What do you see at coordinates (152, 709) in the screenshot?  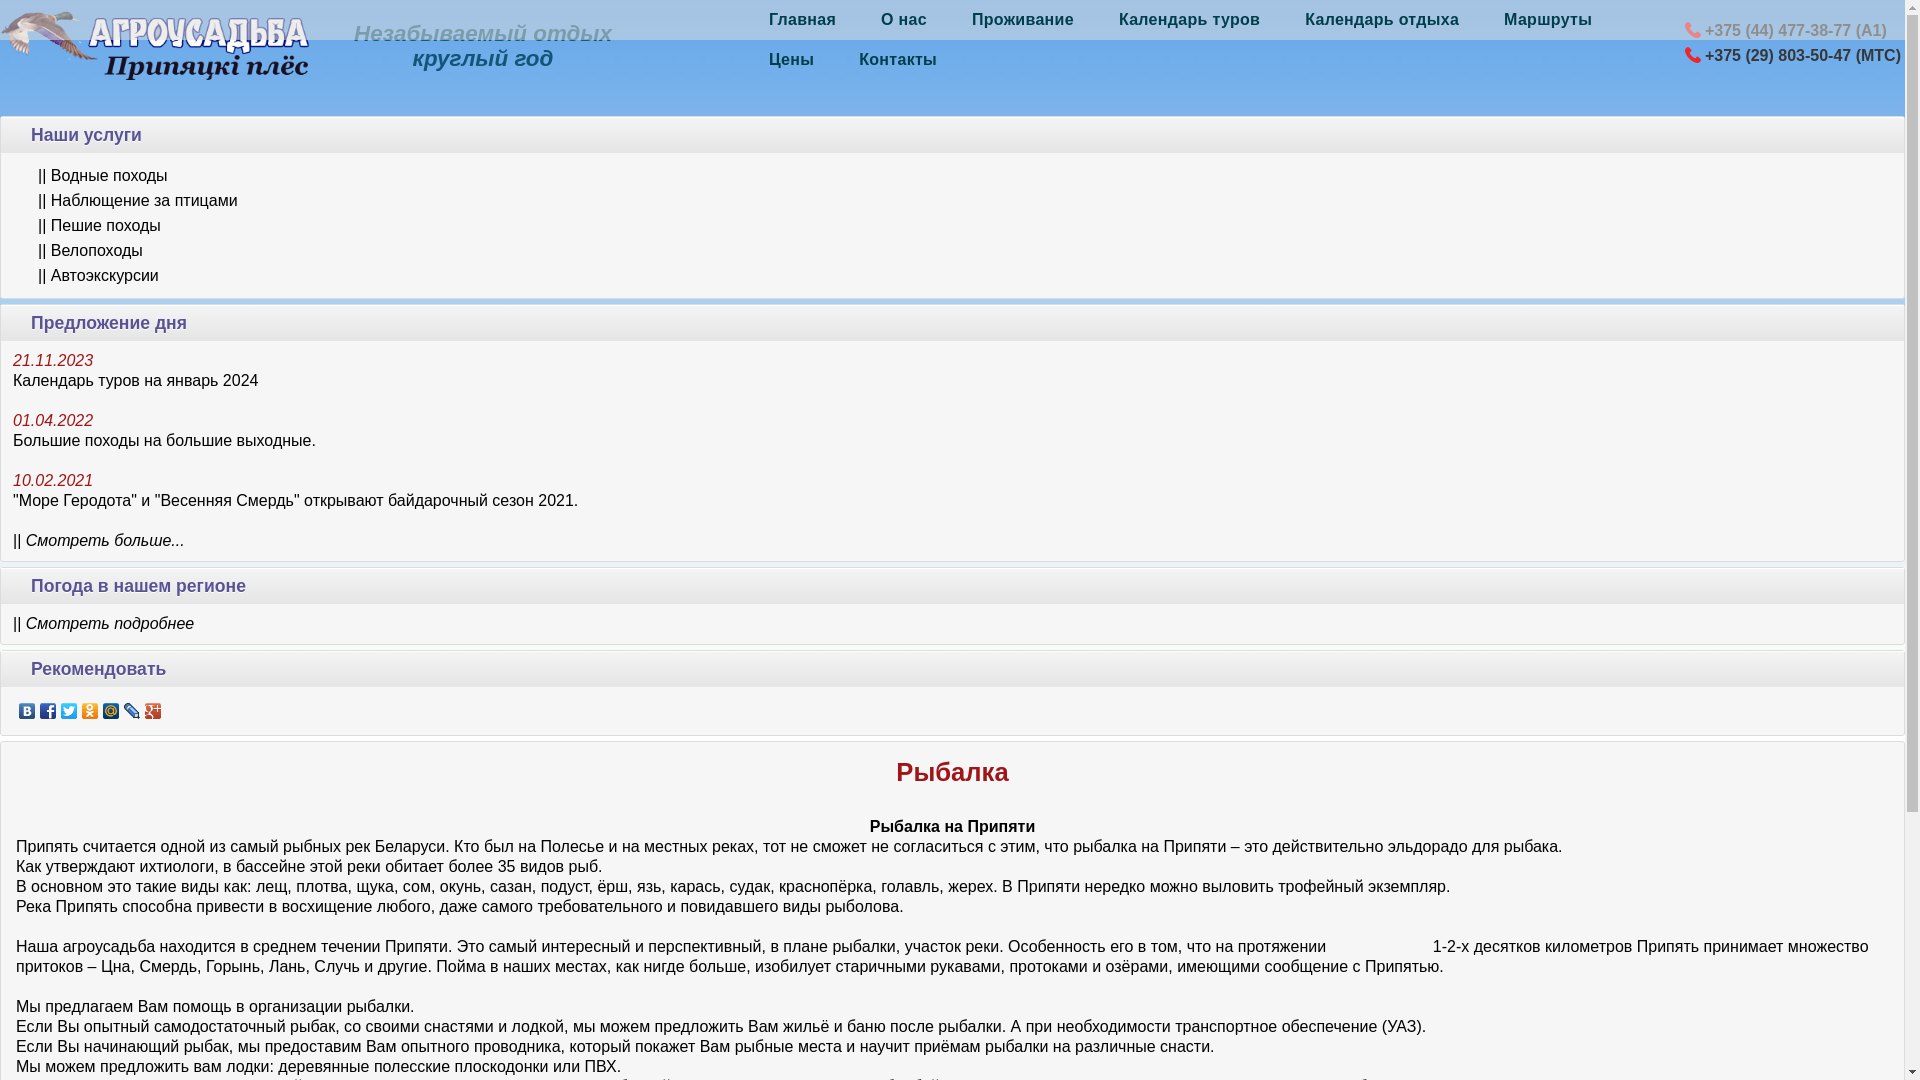 I see `'Google Plus'` at bounding box center [152, 709].